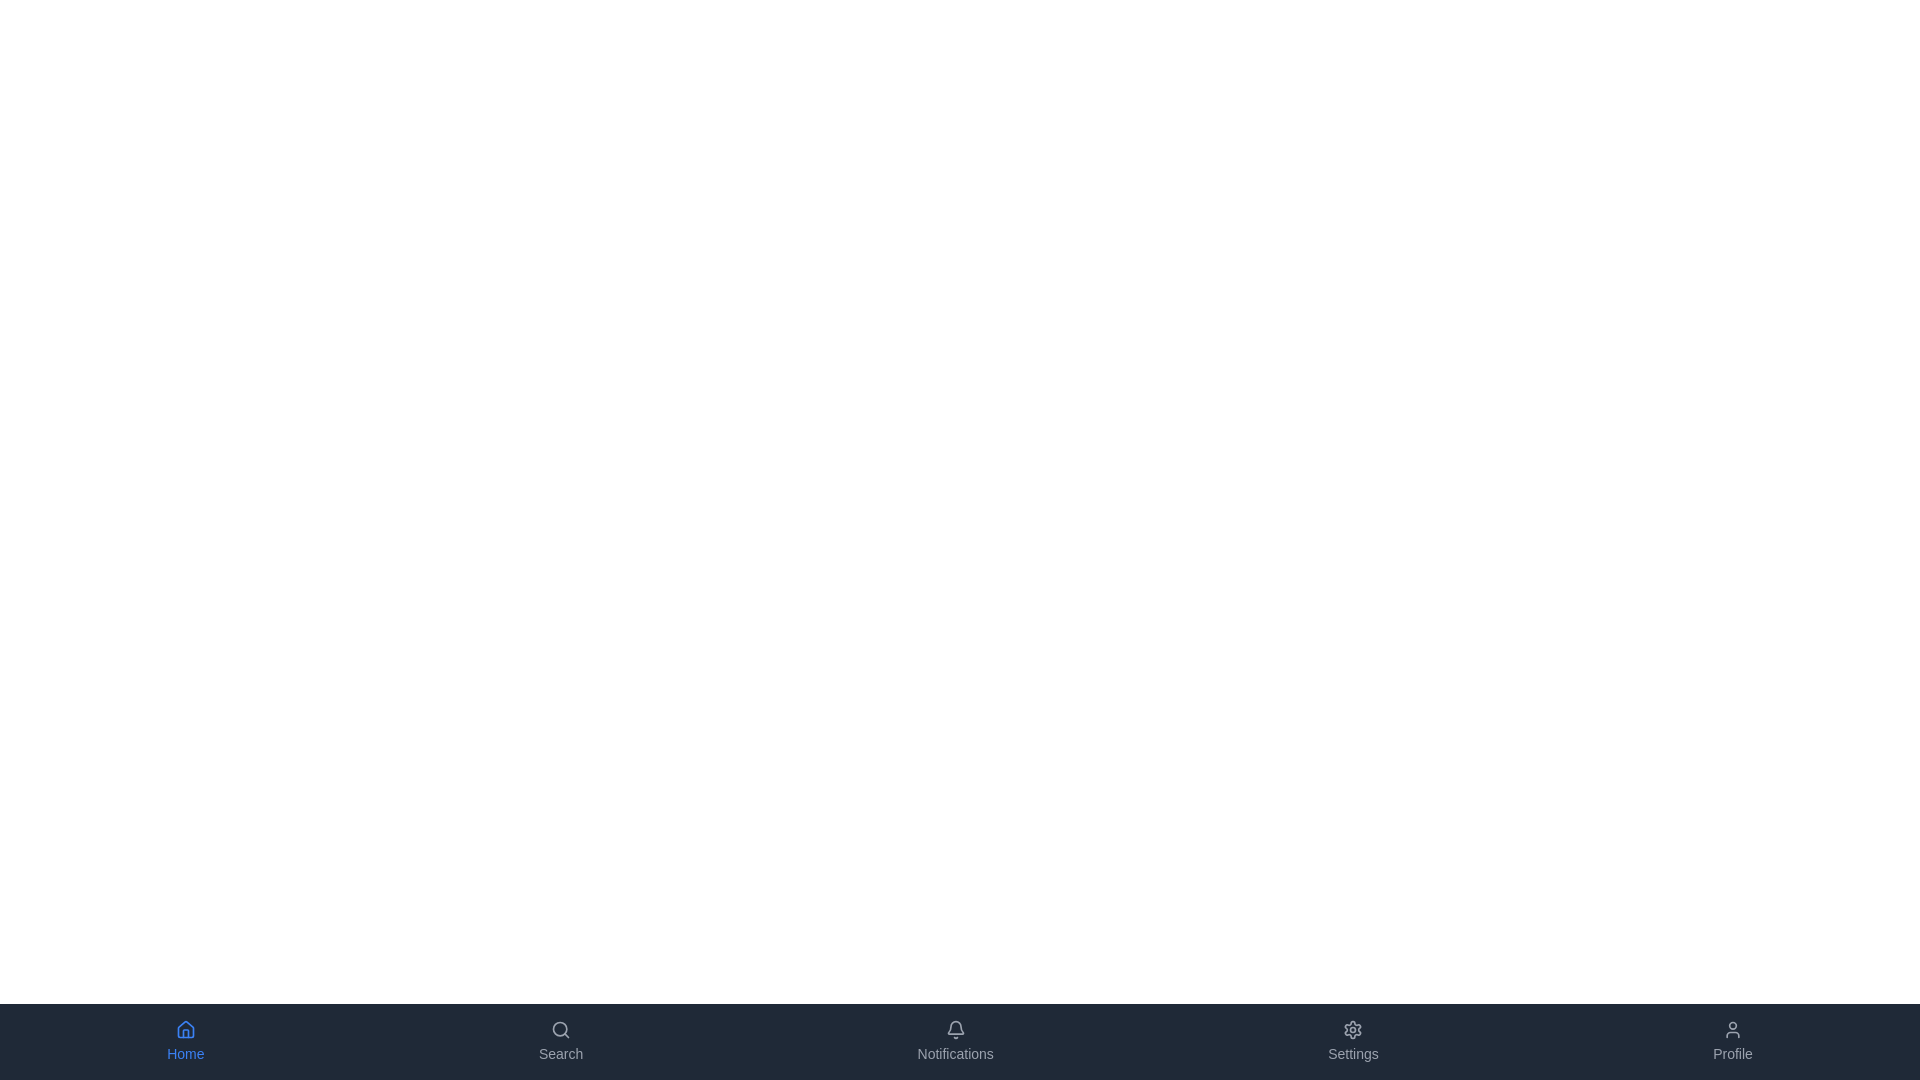 This screenshot has height=1080, width=1920. What do you see at coordinates (1353, 1029) in the screenshot?
I see `the grey gear-shaped icon in the Settings section of the bottom navigation bar` at bounding box center [1353, 1029].